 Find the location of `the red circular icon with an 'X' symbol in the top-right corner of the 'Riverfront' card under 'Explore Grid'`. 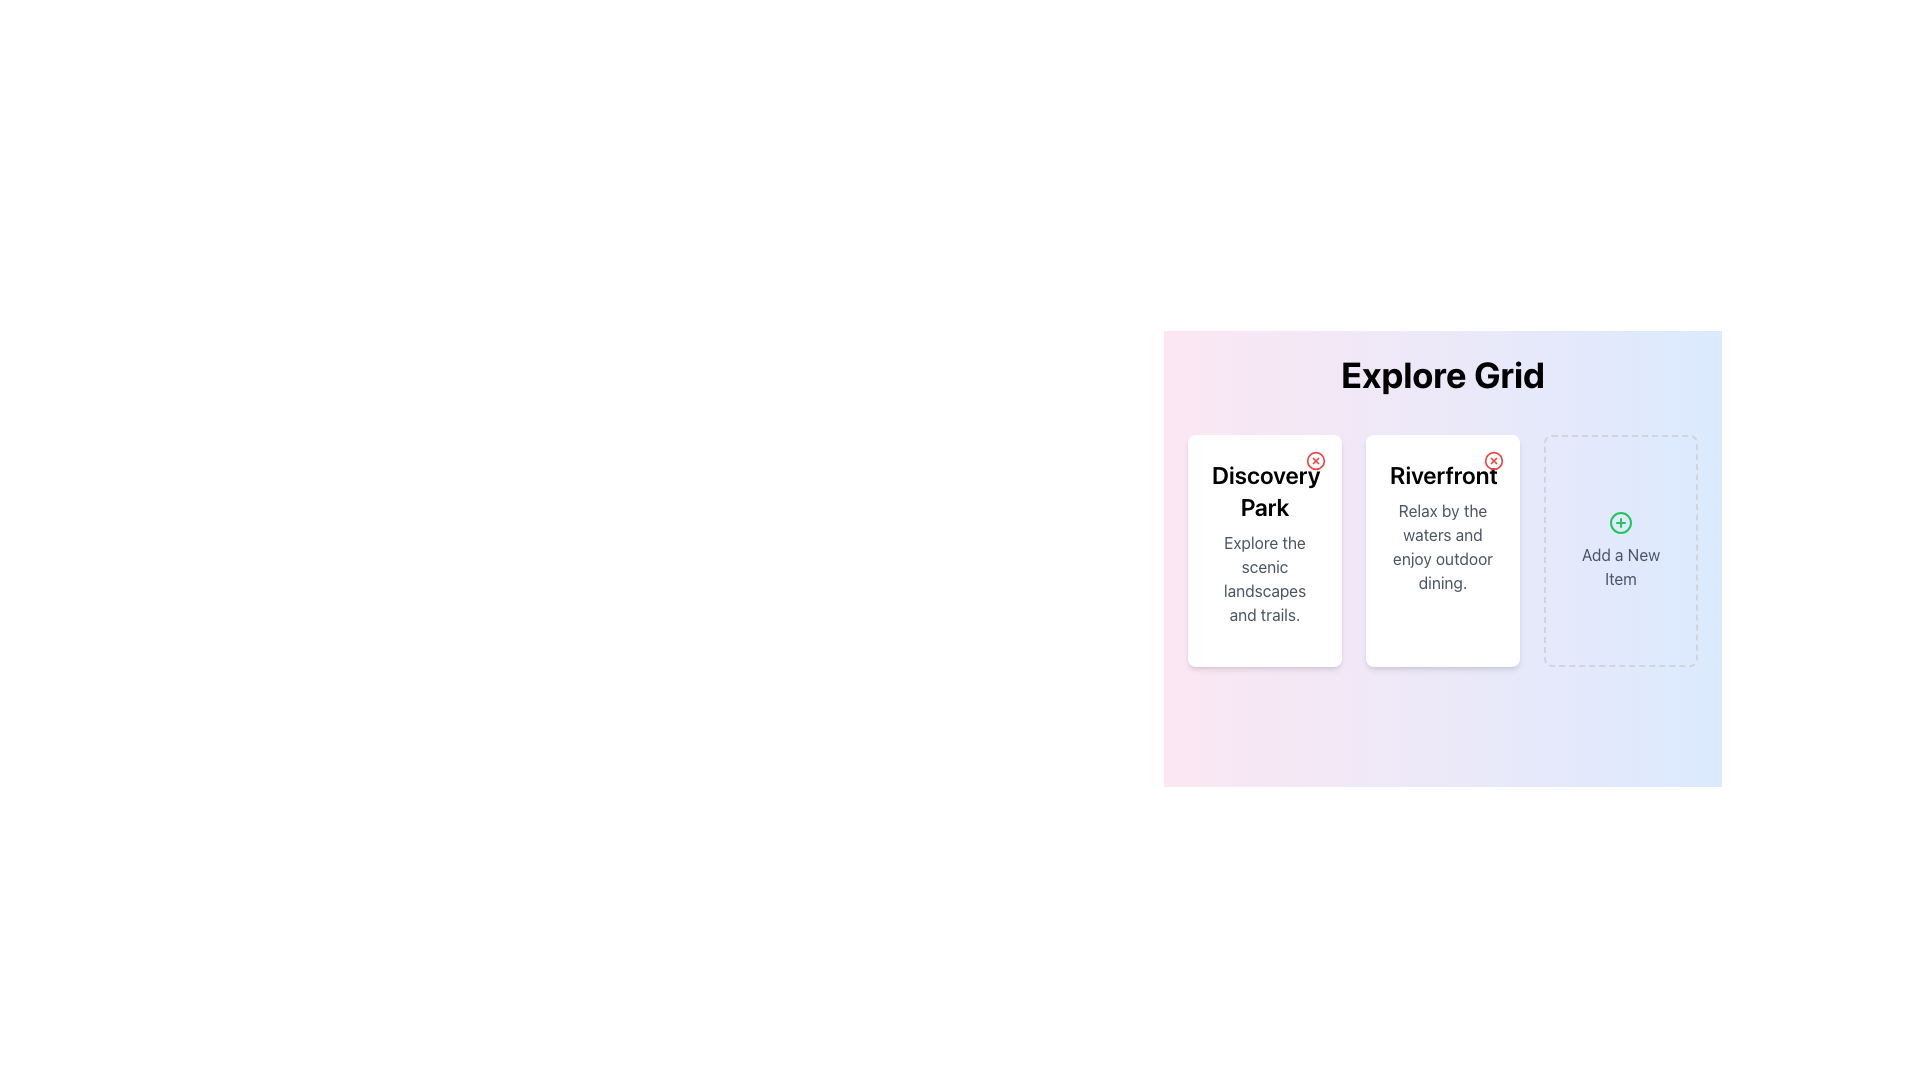

the red circular icon with an 'X' symbol in the top-right corner of the 'Riverfront' card under 'Explore Grid' is located at coordinates (1493, 461).